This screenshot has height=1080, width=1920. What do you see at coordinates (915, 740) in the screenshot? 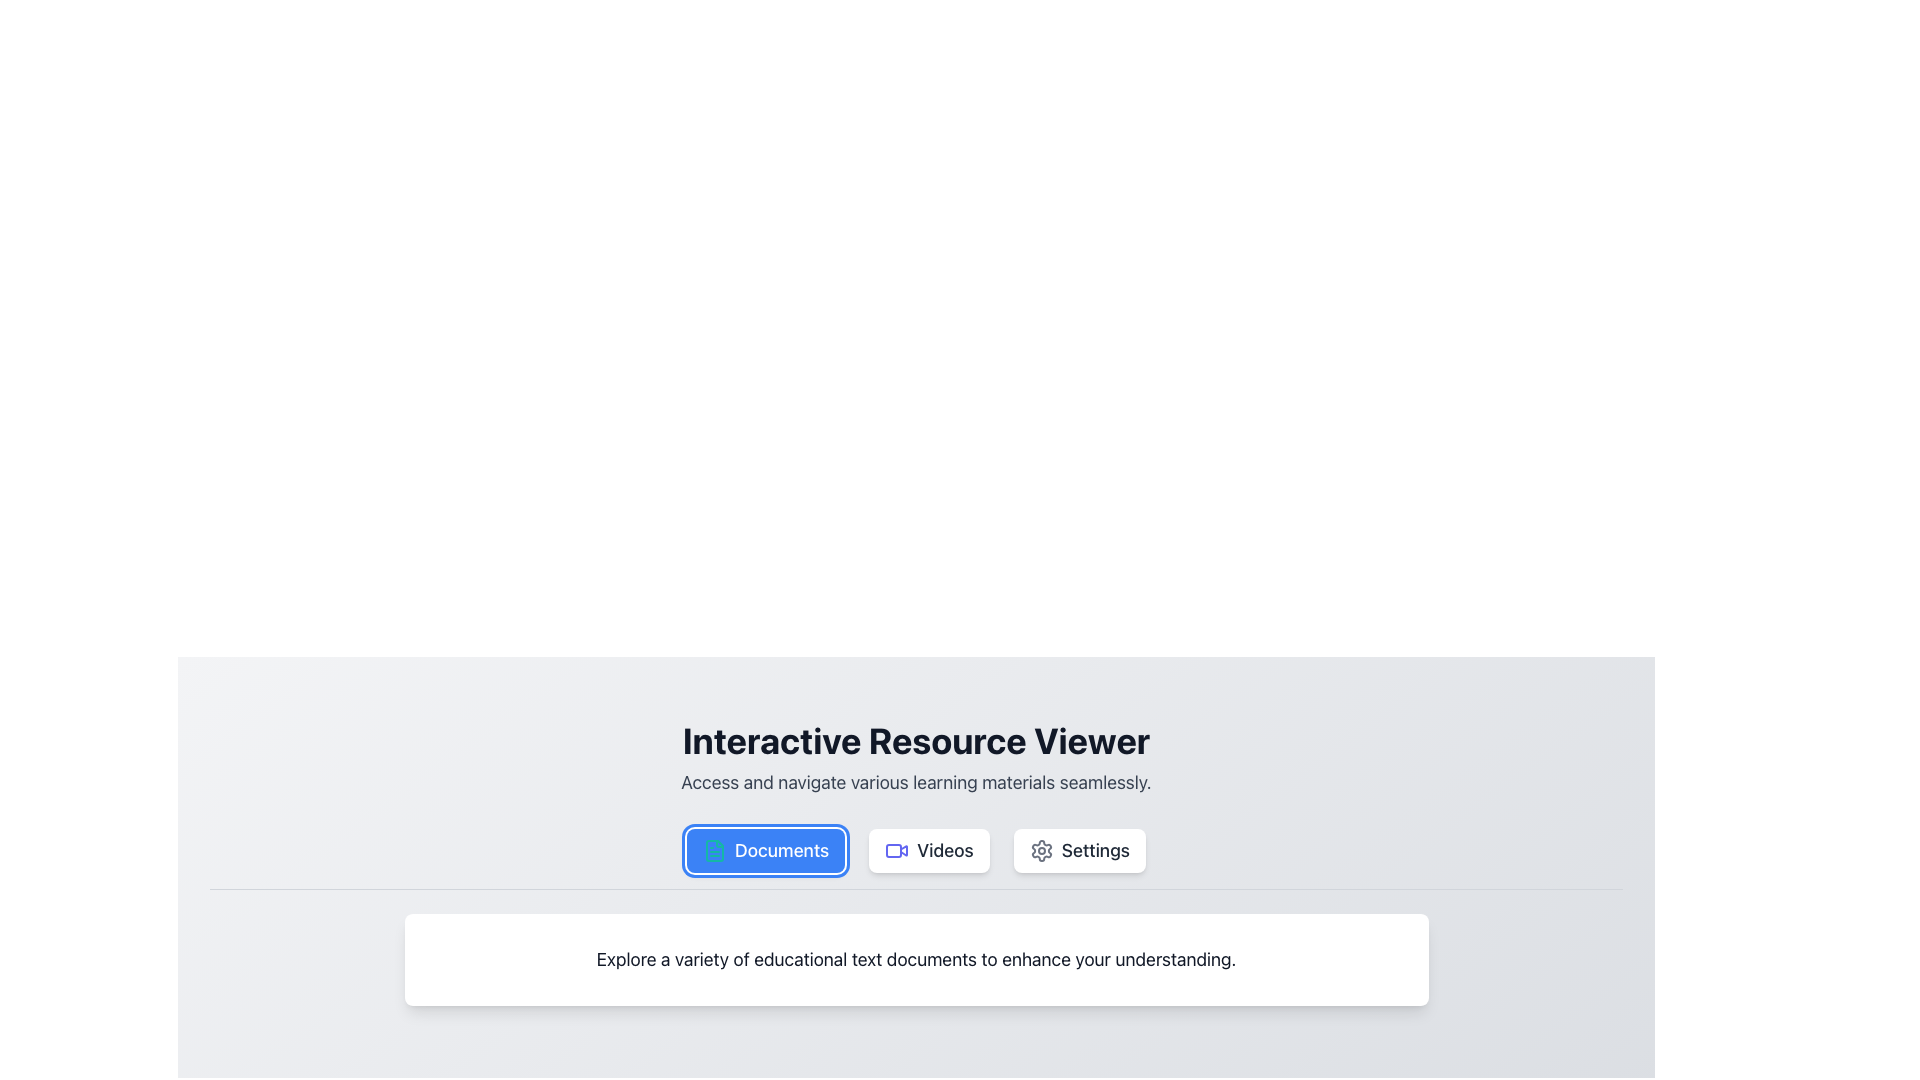
I see `text from the heading labeled 'Interactive Resource Viewer', which is a bold and large text element located prominently above a smaller subheading` at bounding box center [915, 740].